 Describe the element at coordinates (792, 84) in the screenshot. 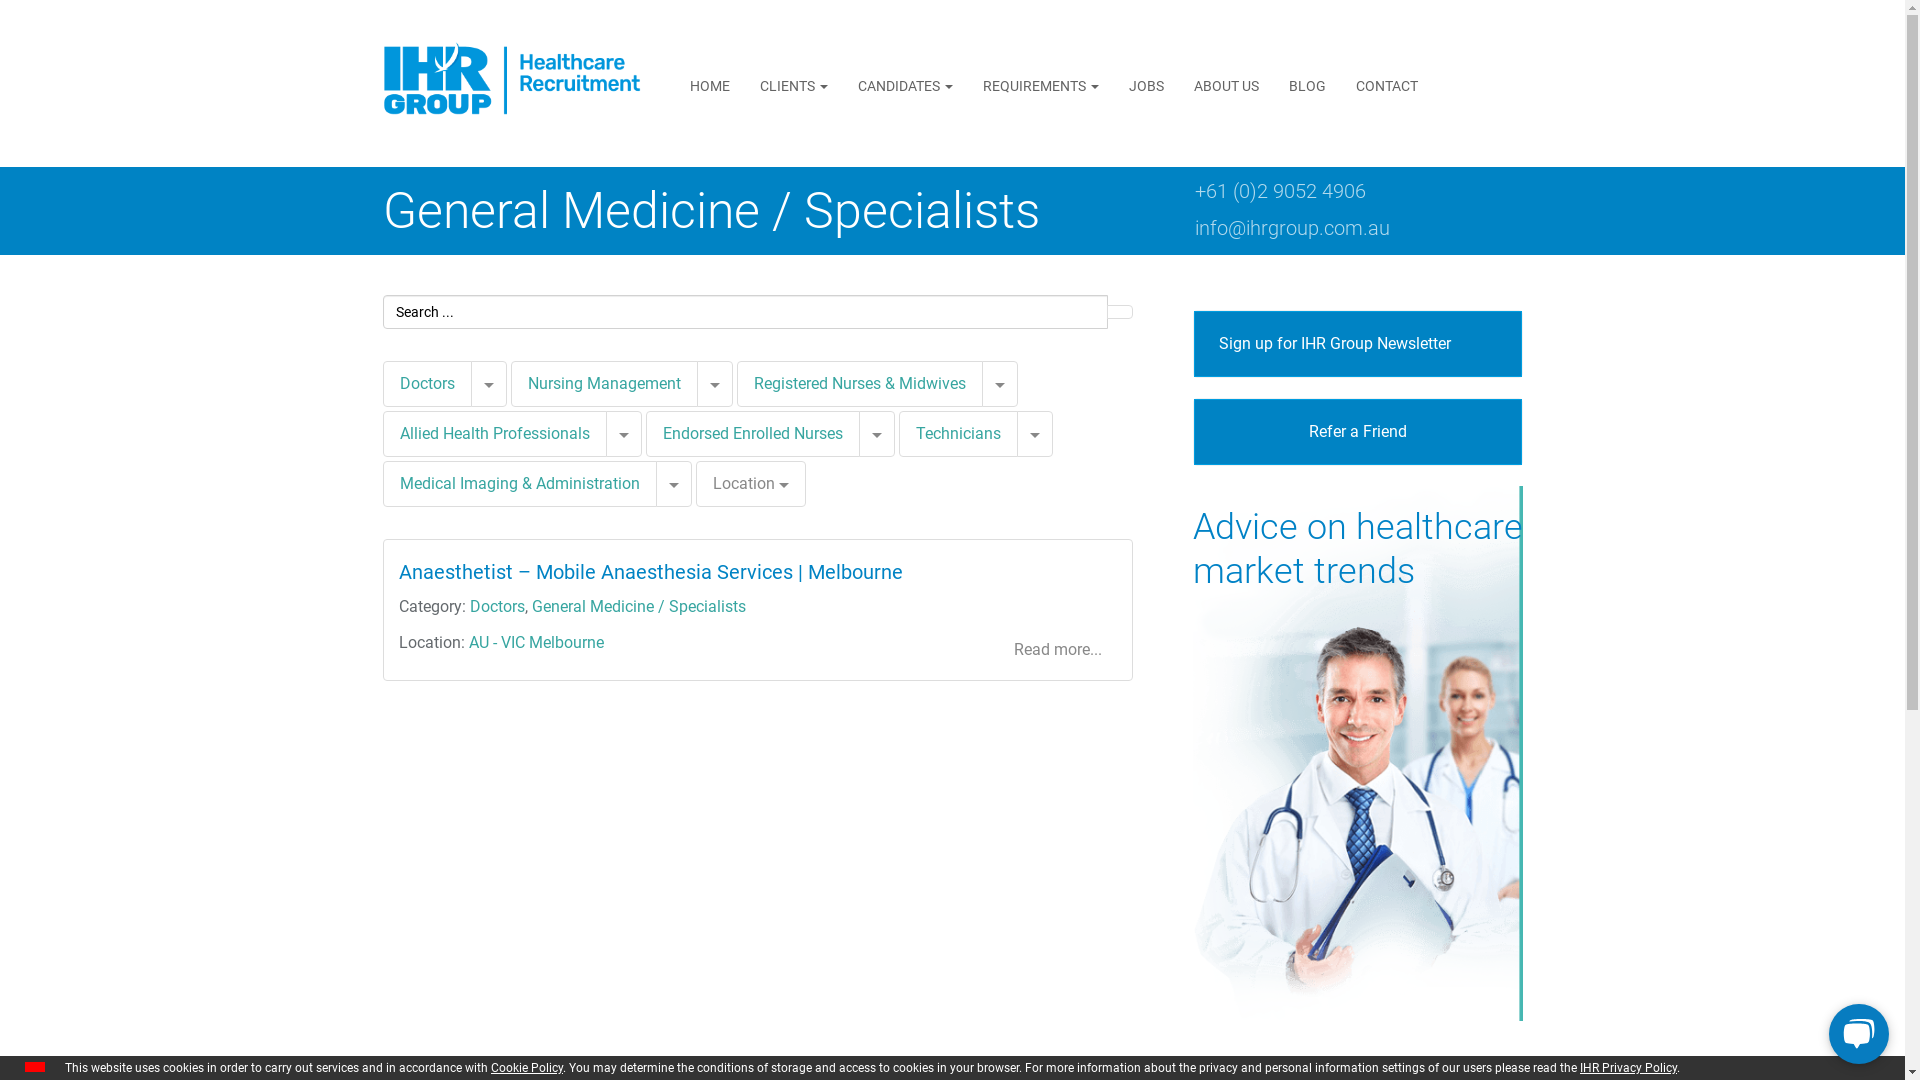

I see `'CLIENTS'` at that location.